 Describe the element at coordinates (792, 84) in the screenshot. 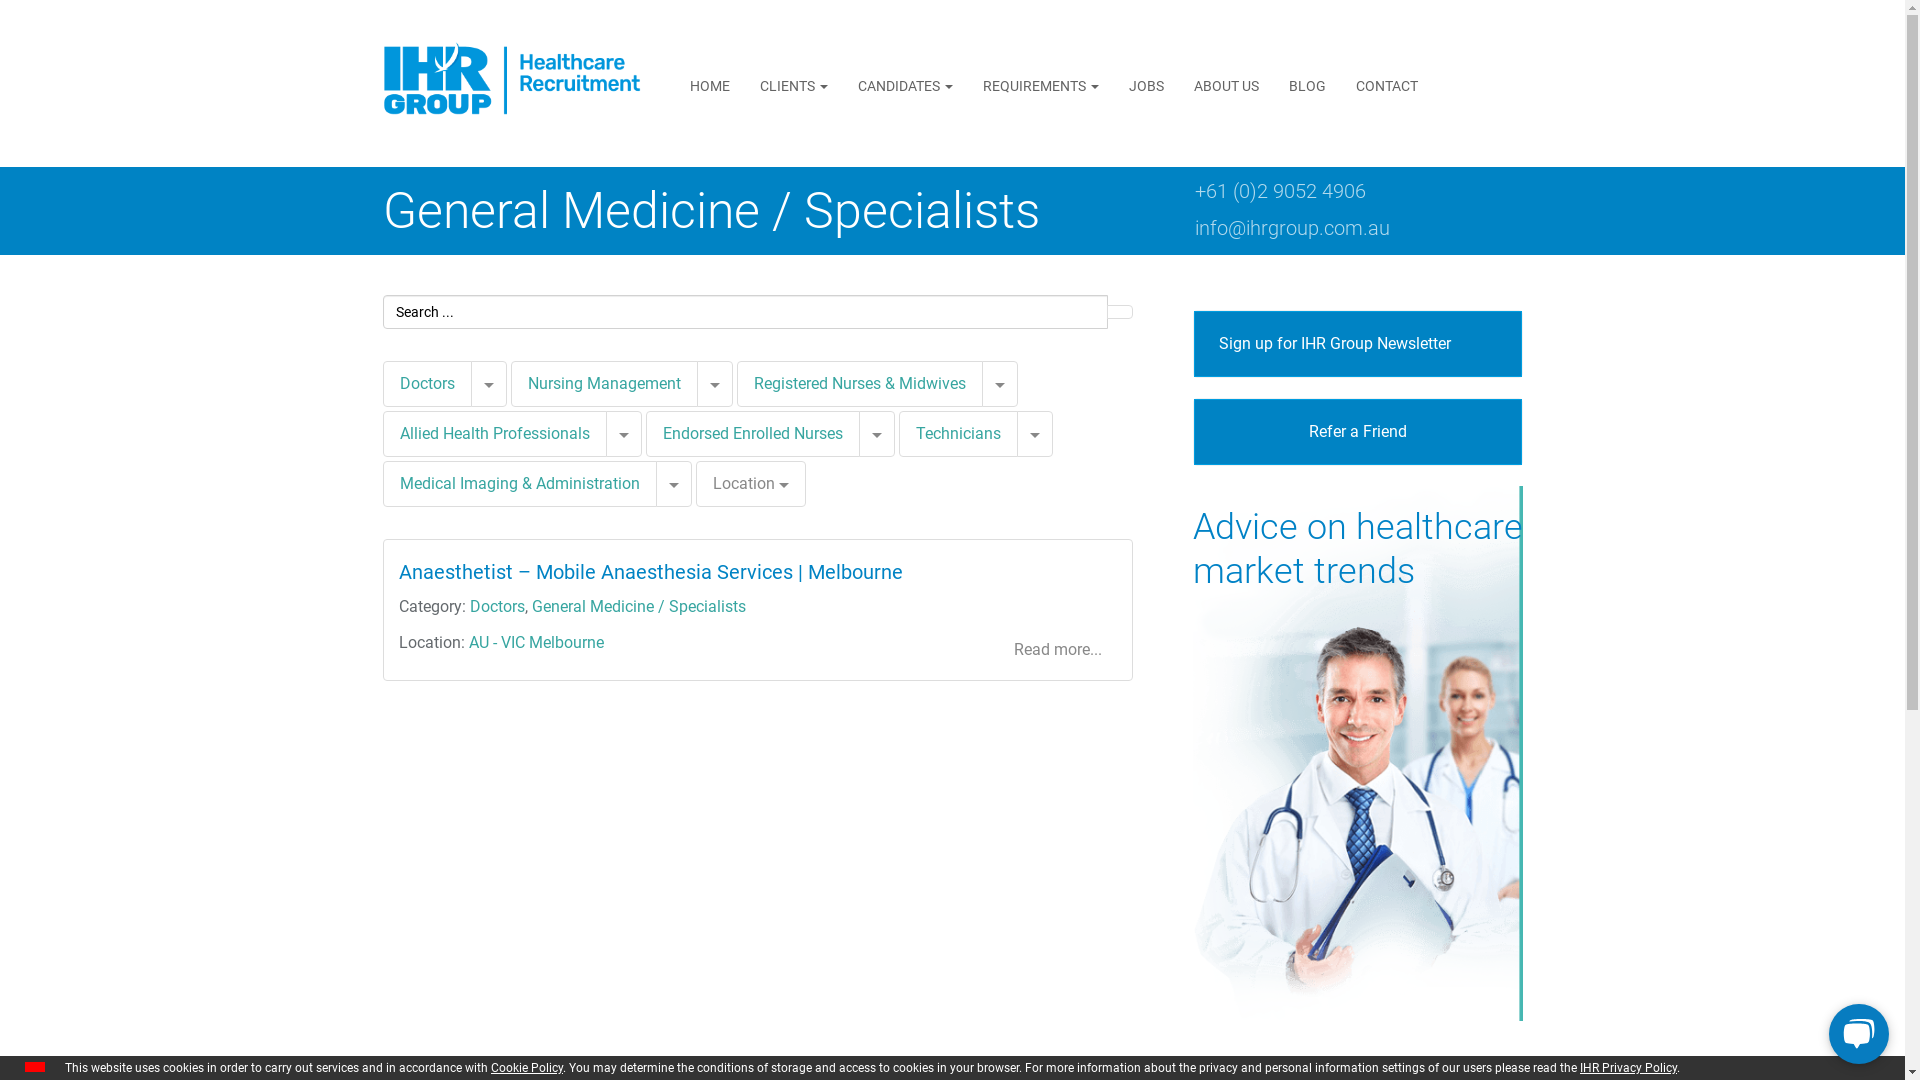

I see `'CLIENTS'` at that location.